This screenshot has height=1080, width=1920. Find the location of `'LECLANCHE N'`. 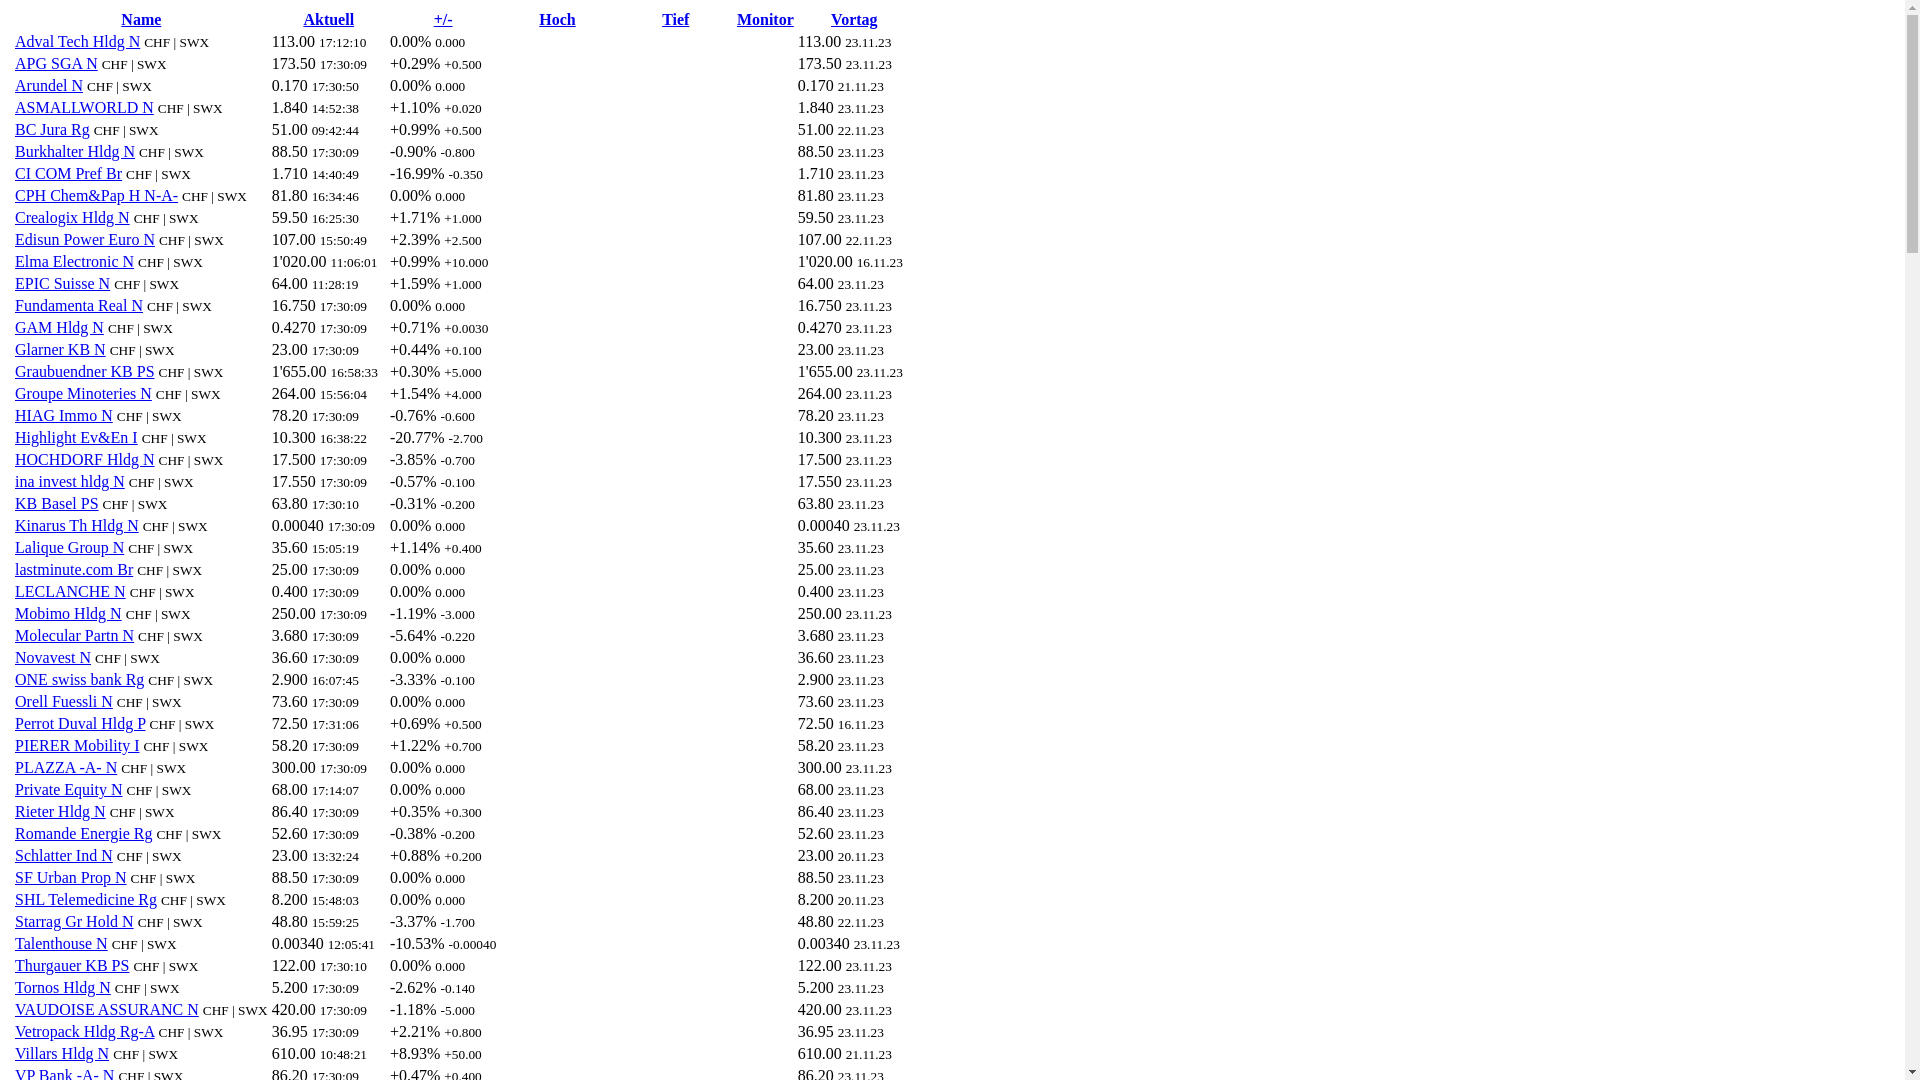

'LECLANCHE N' is located at coordinates (70, 590).